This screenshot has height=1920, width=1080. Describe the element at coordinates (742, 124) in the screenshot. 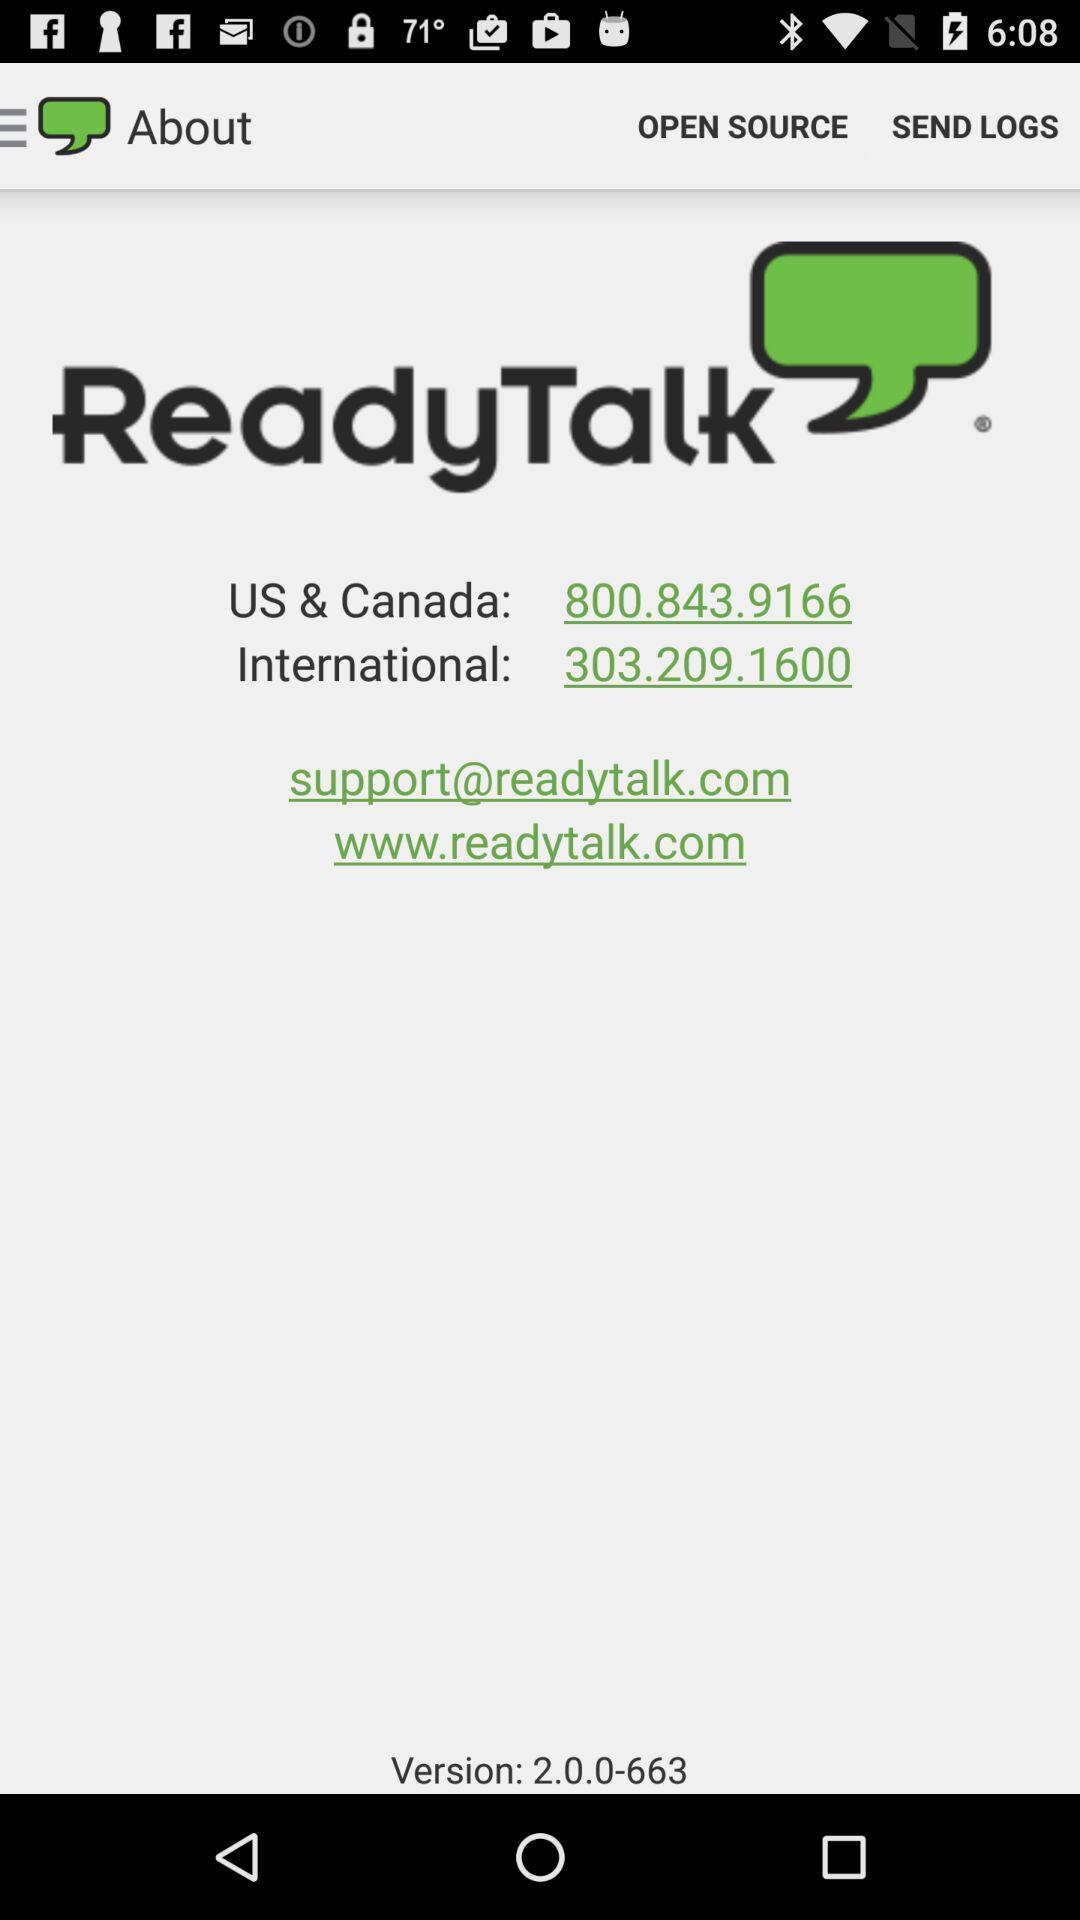

I see `the item to the left of send logs item` at that location.